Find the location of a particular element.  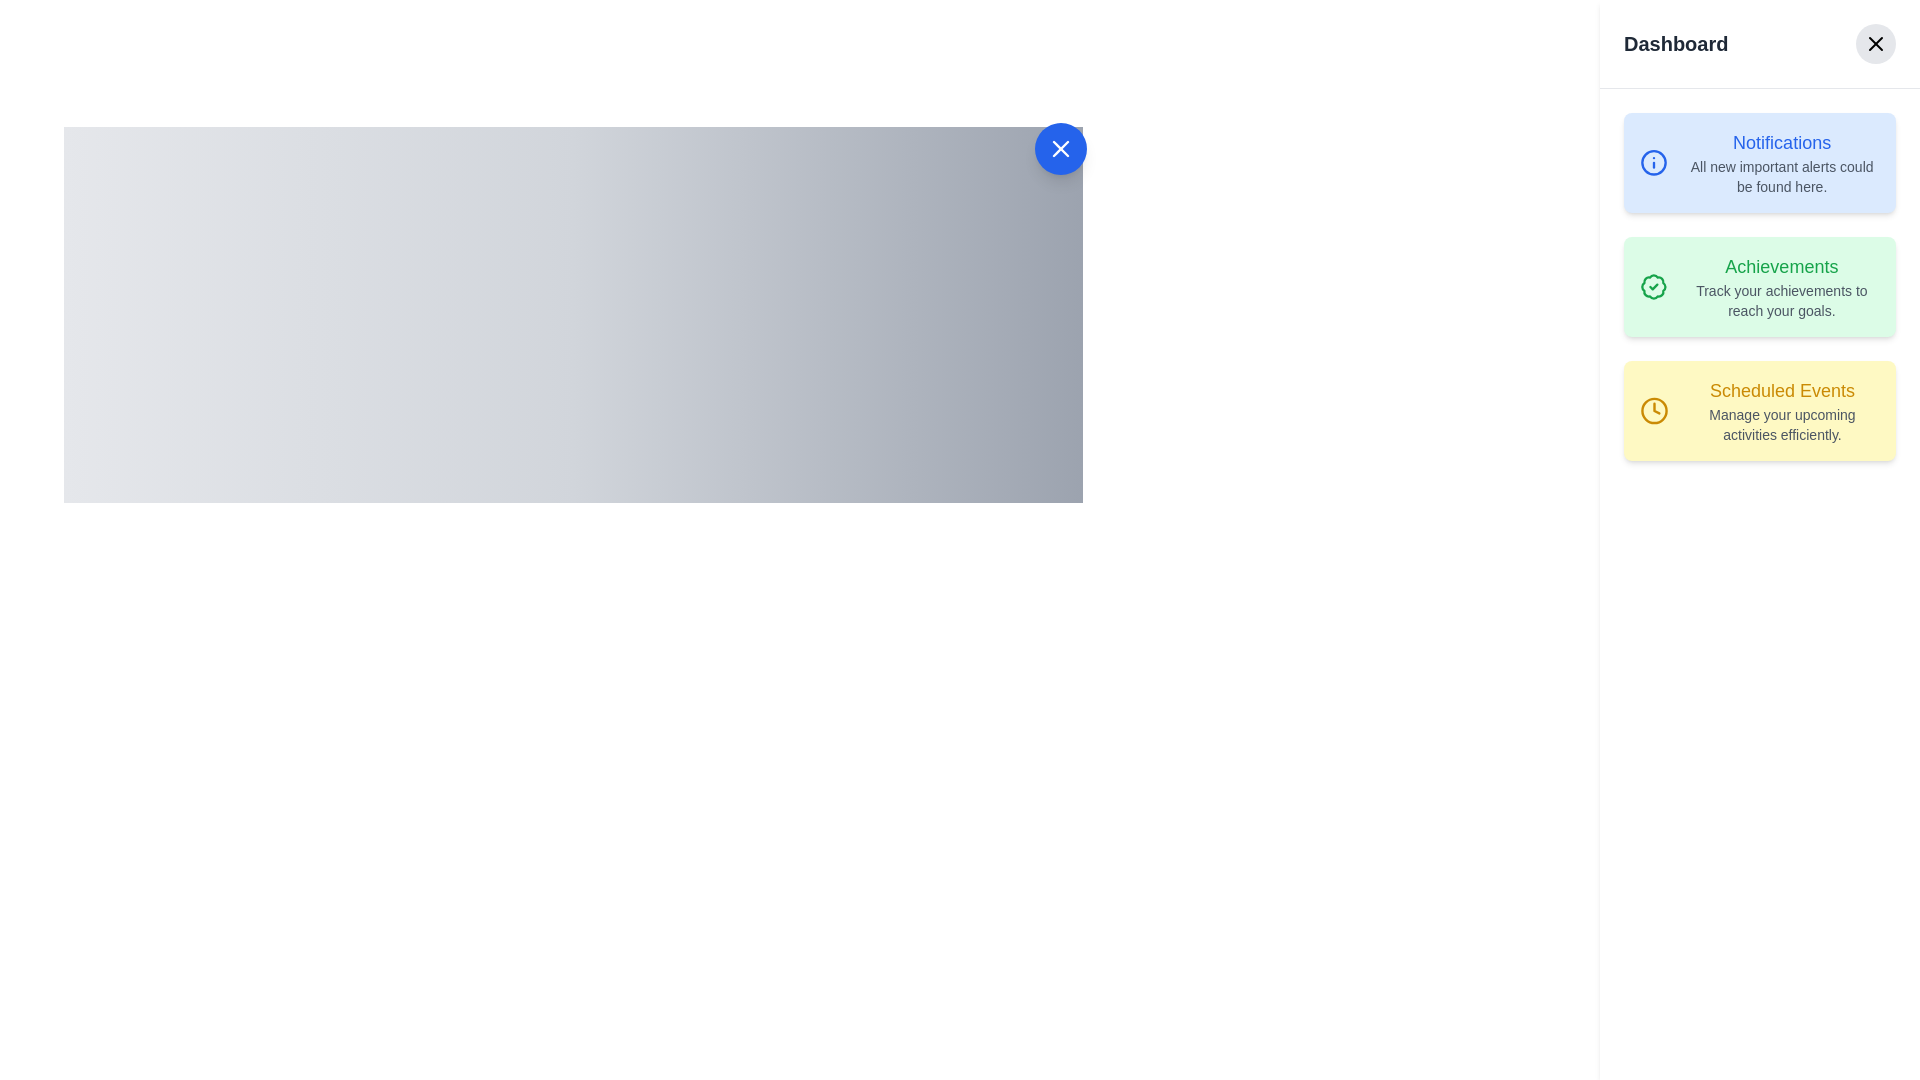

the 'Achievements' icon located near the left side of the green box representing the 'Achievements' functionality is located at coordinates (1653, 286).